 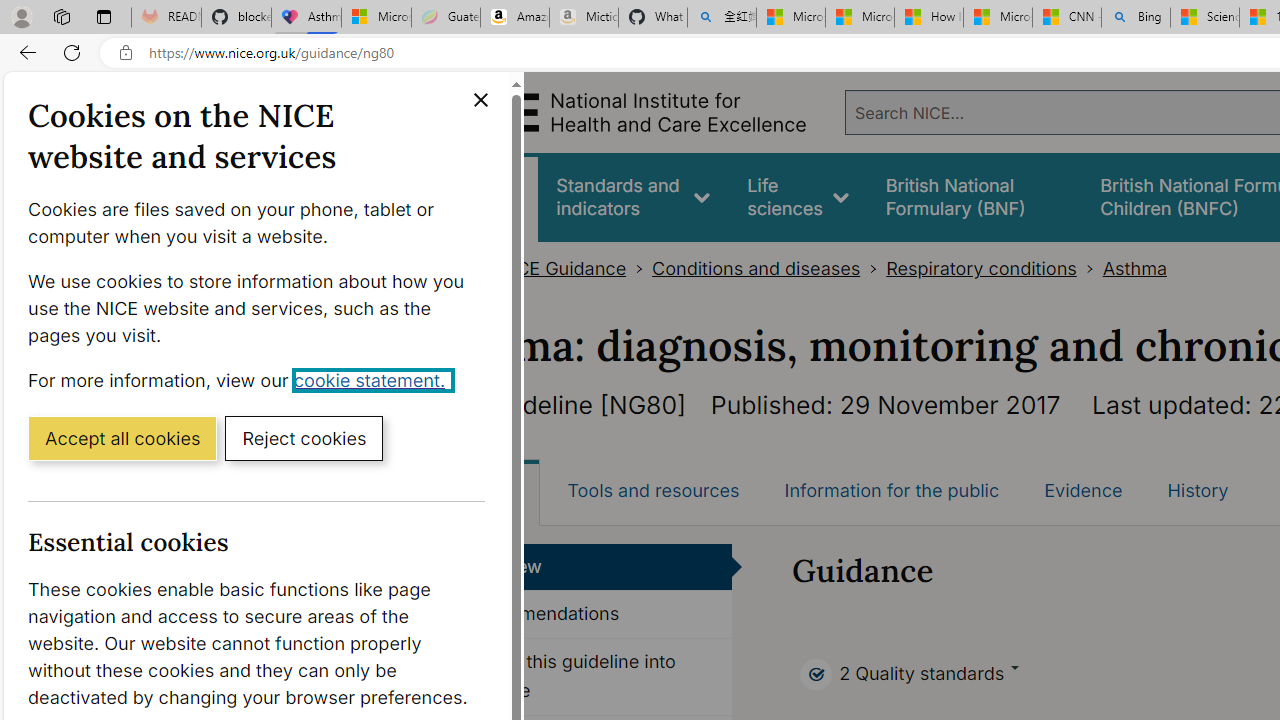 What do you see at coordinates (1198, 491) in the screenshot?
I see `'History'` at bounding box center [1198, 491].